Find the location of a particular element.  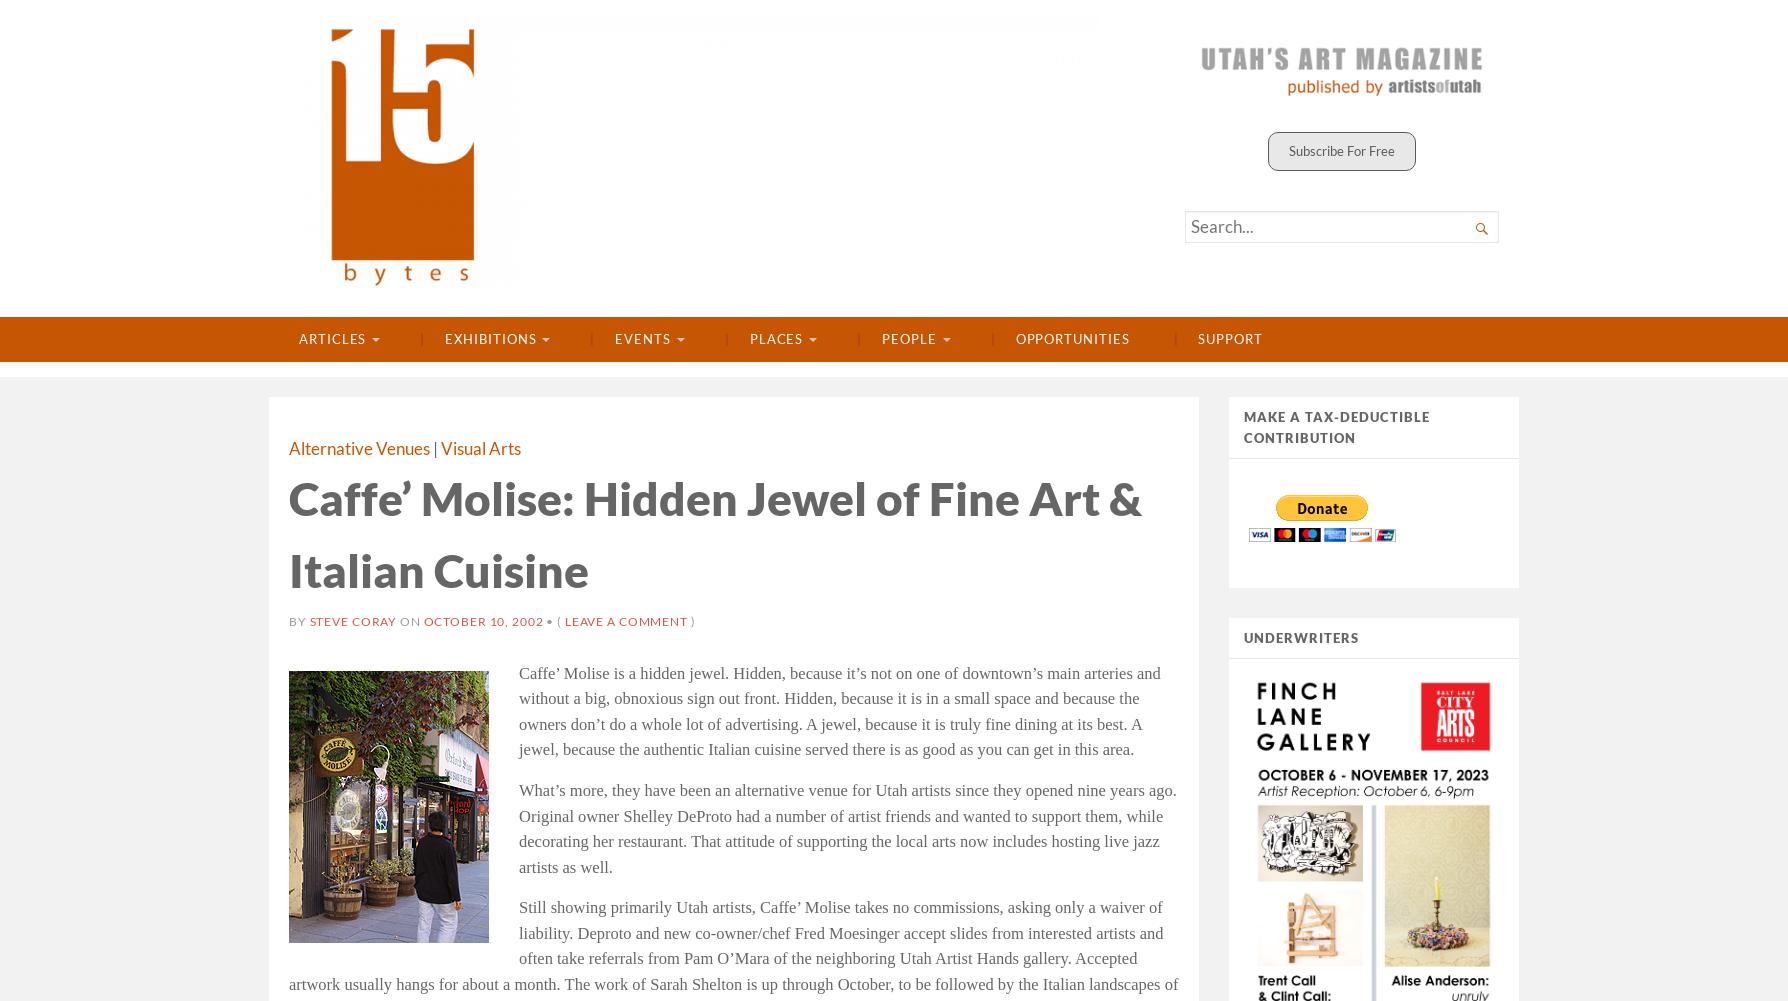

'People' is located at coordinates (909, 339).